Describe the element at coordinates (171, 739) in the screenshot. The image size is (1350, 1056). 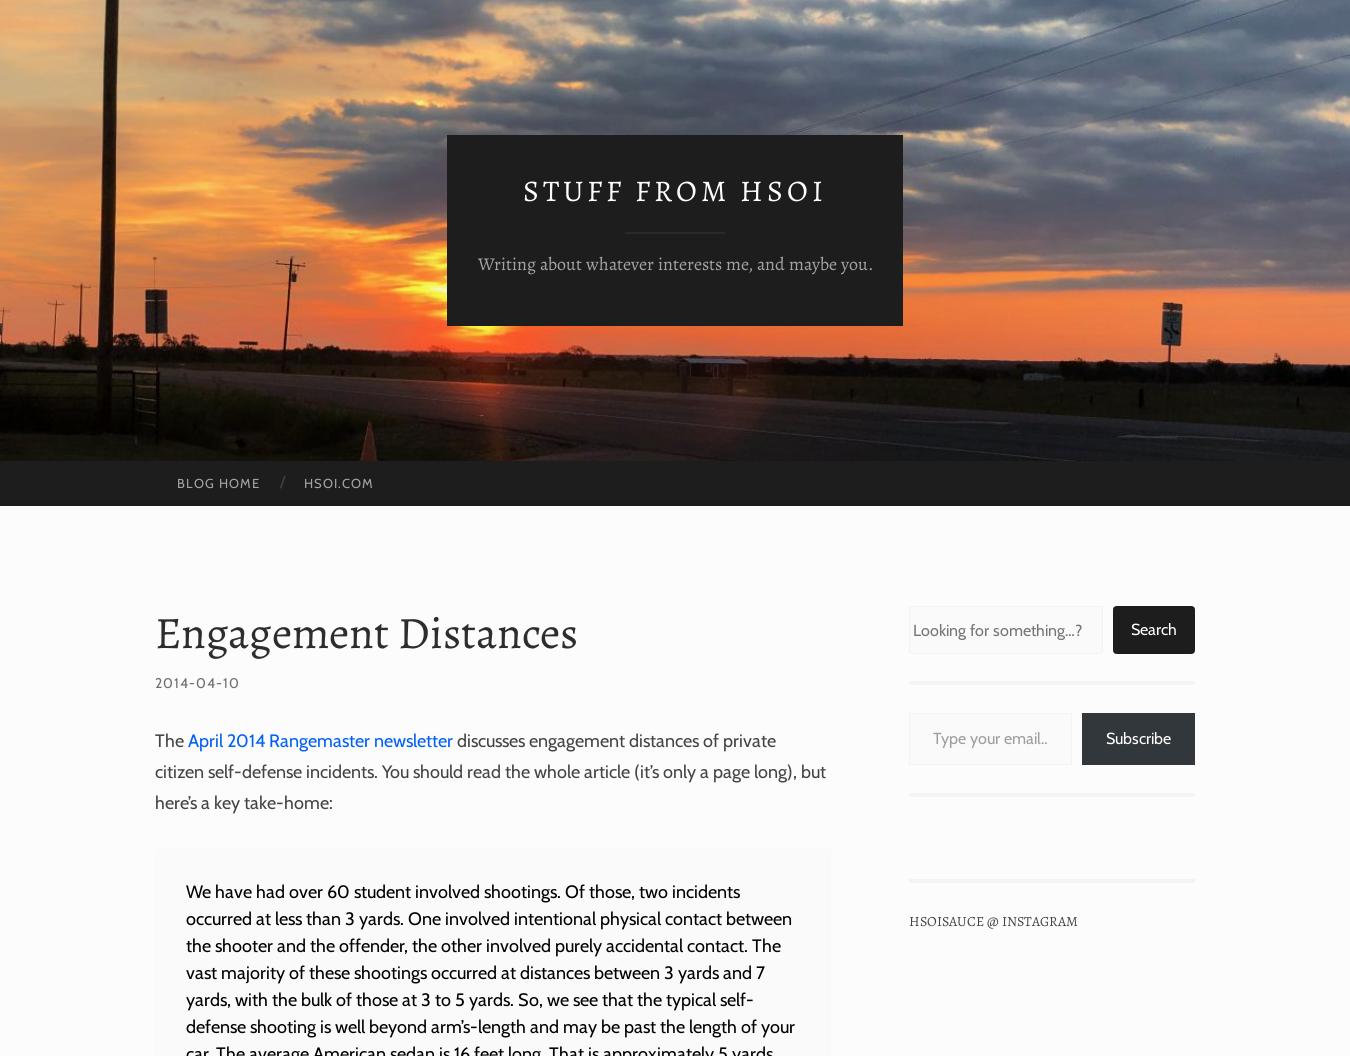
I see `'The'` at that location.